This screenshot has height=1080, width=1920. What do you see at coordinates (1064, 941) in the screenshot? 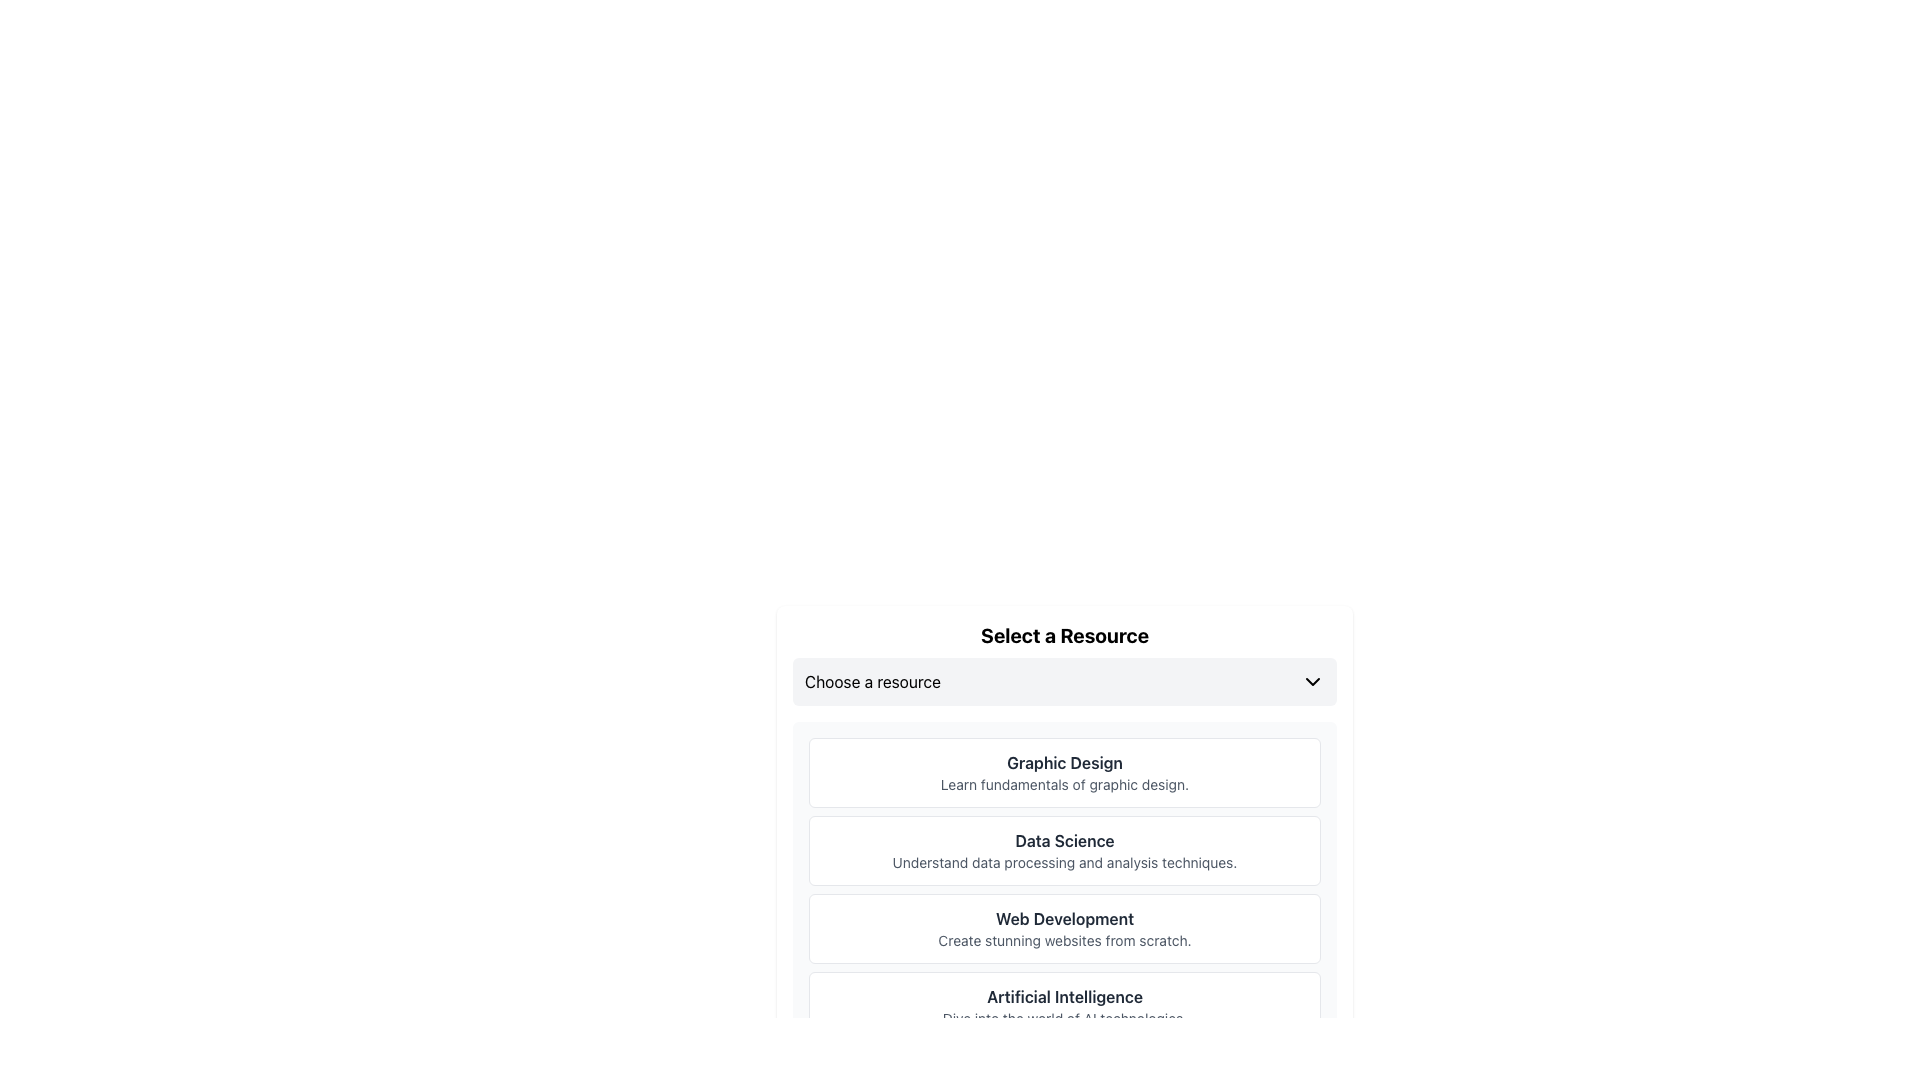
I see `the static text label that reads 'Create stunning websites from scratch.' which is styled in gray and aligned below the title 'Web Development'` at bounding box center [1064, 941].